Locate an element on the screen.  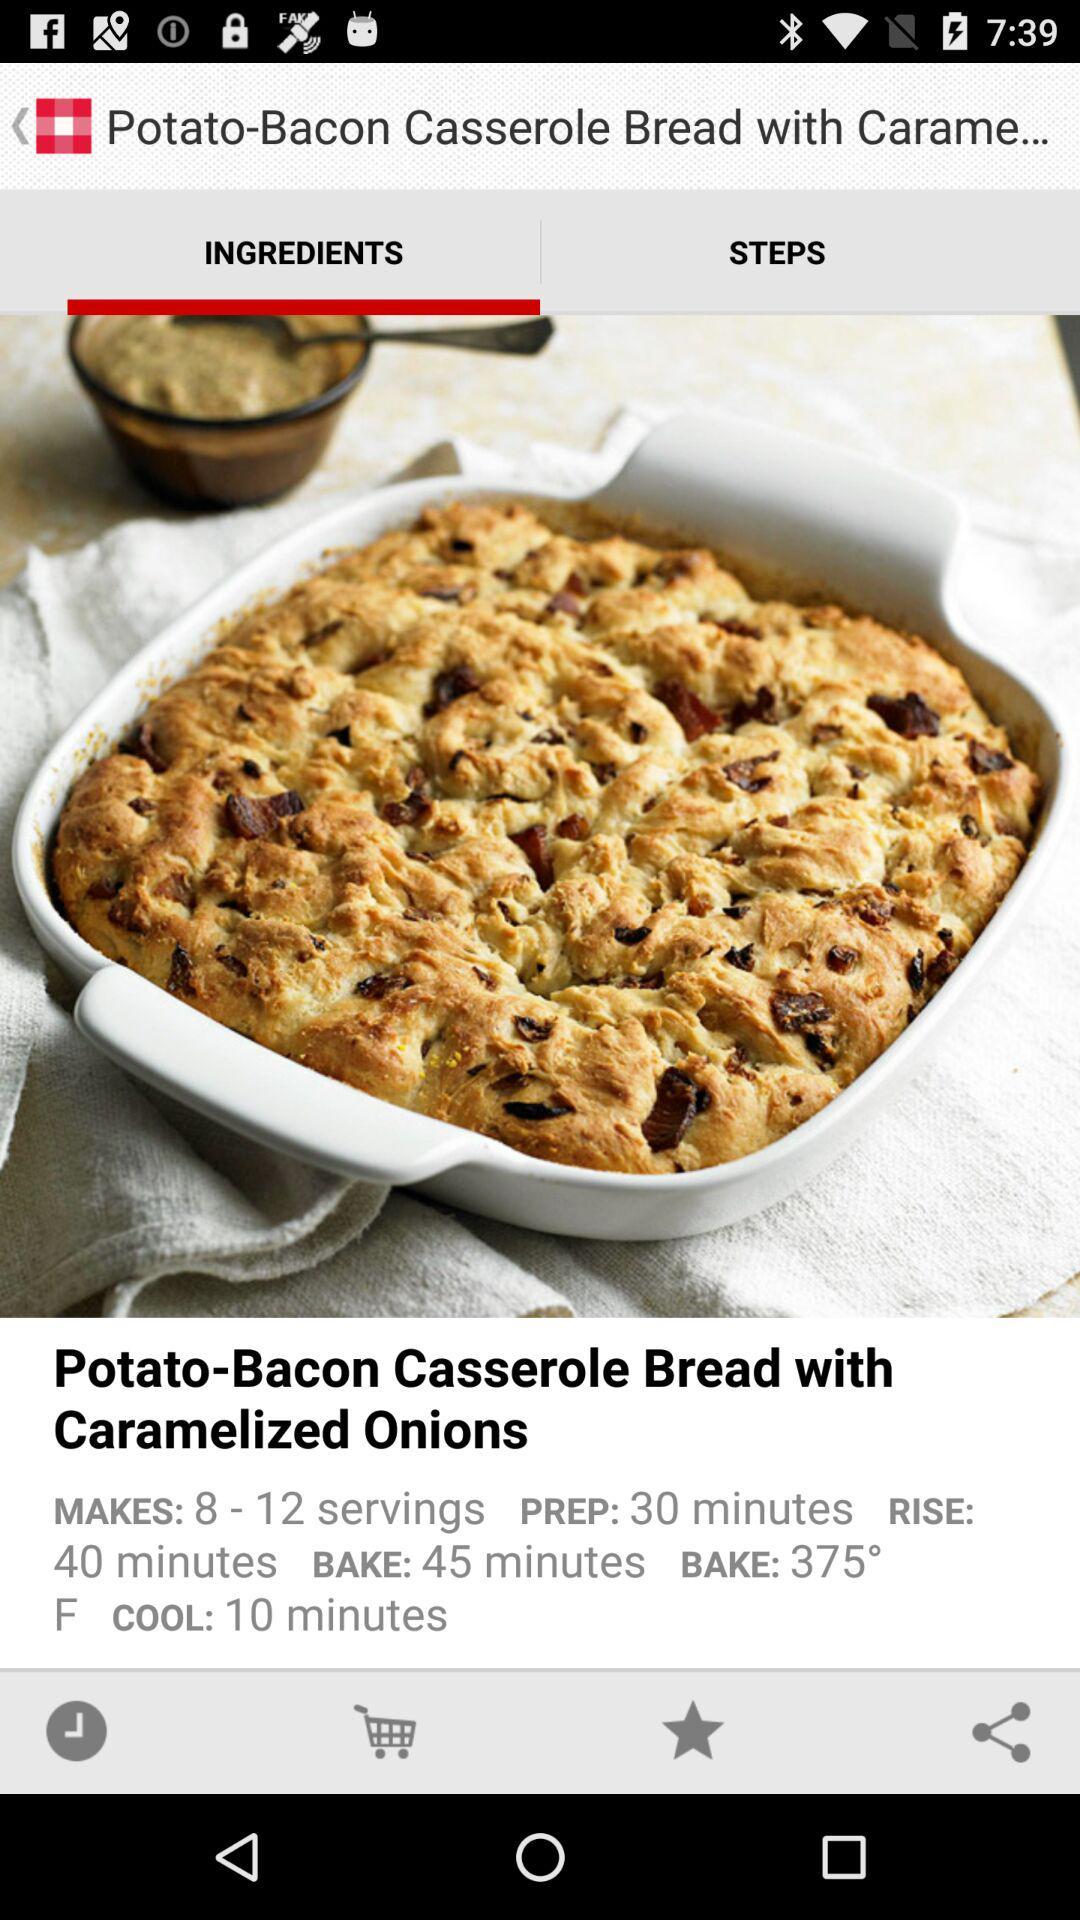
the icon at the bottom left corner is located at coordinates (75, 1730).